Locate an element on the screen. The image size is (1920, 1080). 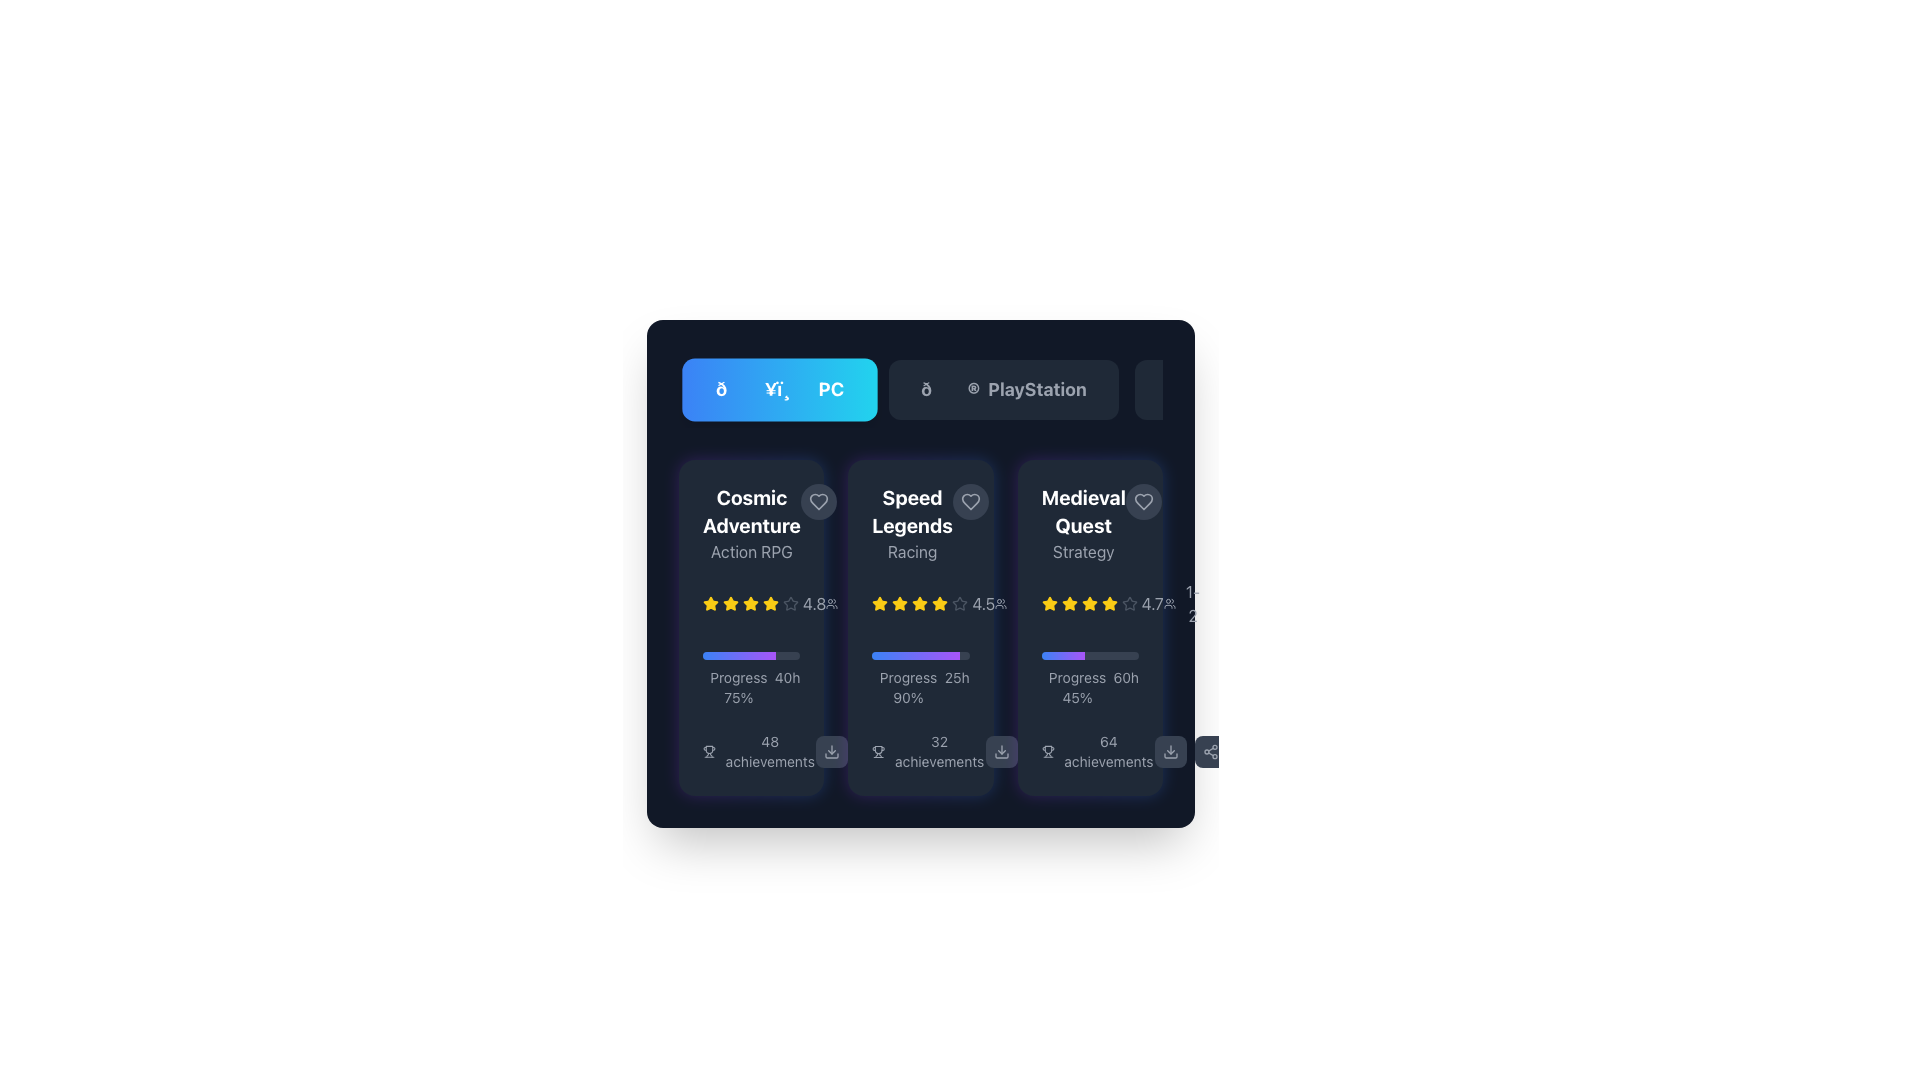
the static text label that indicates the genre for the 'Speed Legends' game, located below the title within the content card is located at coordinates (911, 551).